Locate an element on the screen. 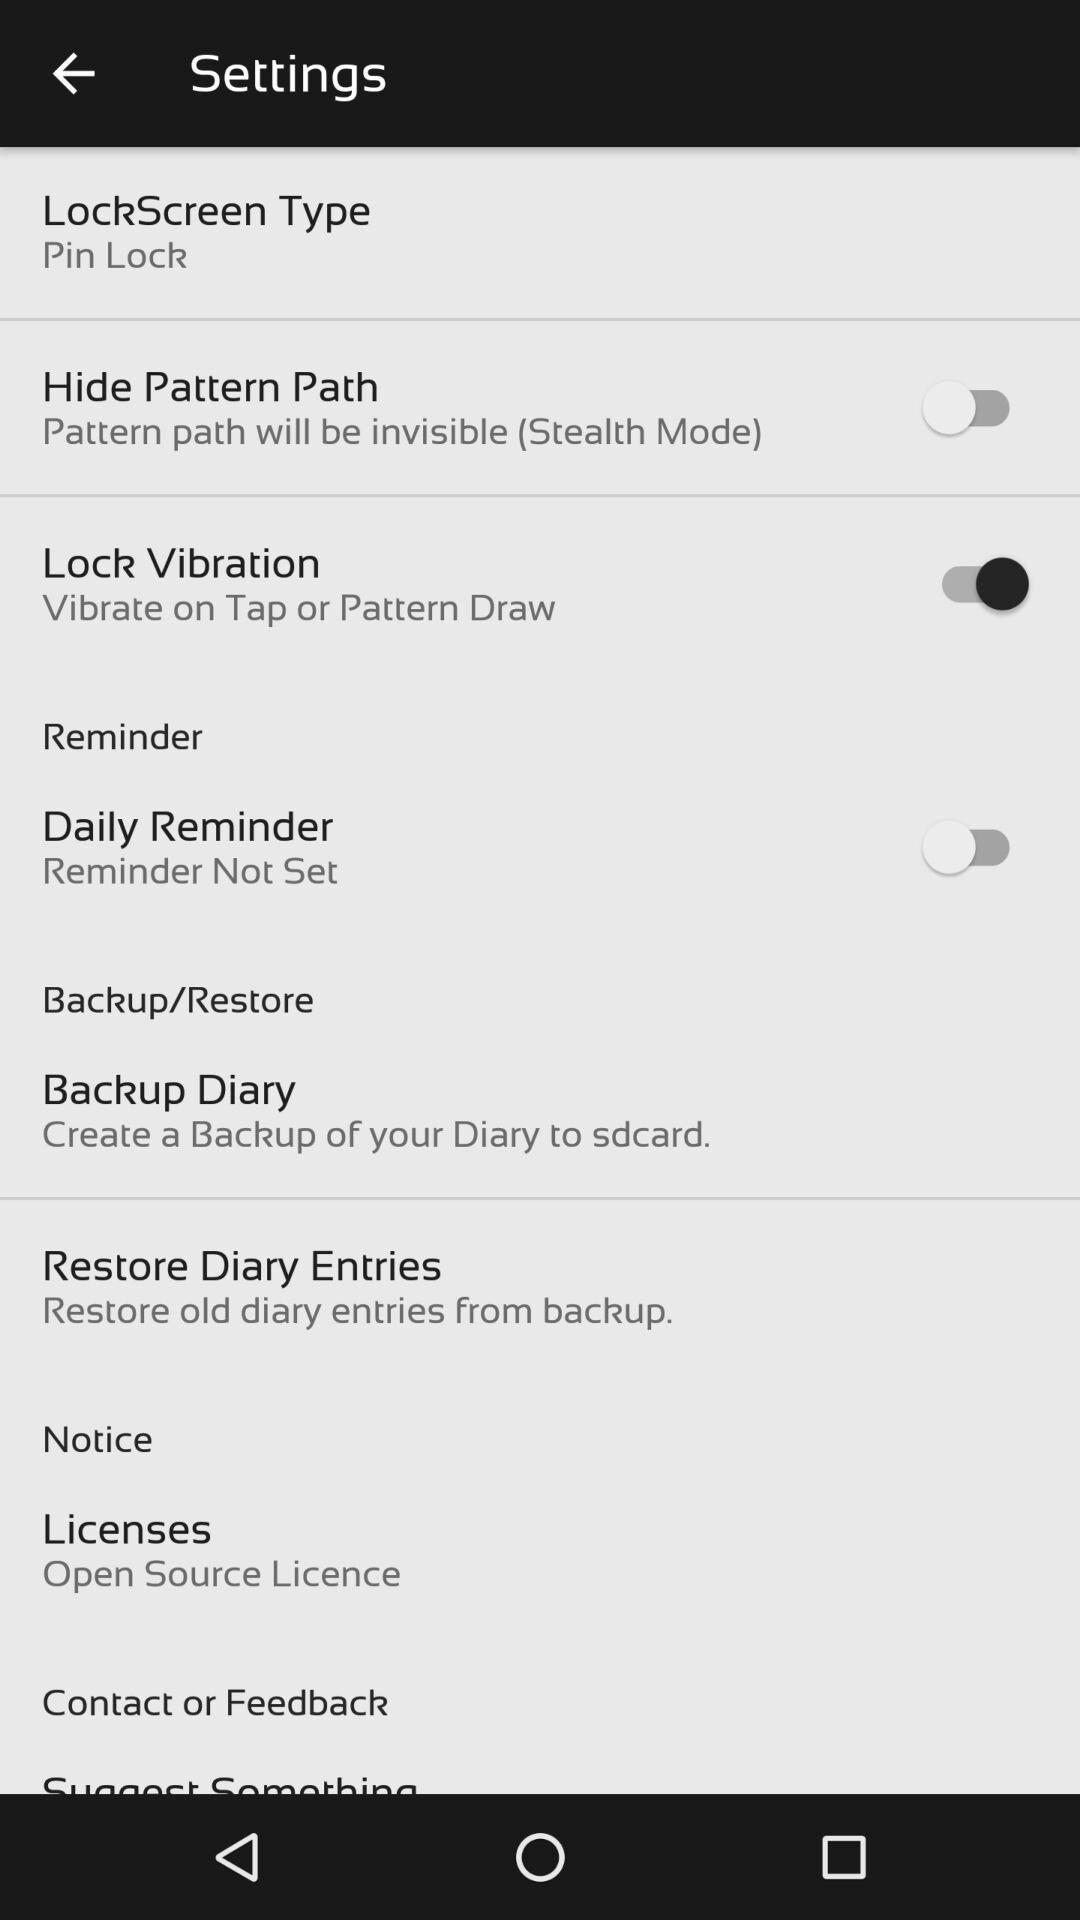 The width and height of the screenshot is (1080, 1920). the item to the left of the settings icon is located at coordinates (72, 73).